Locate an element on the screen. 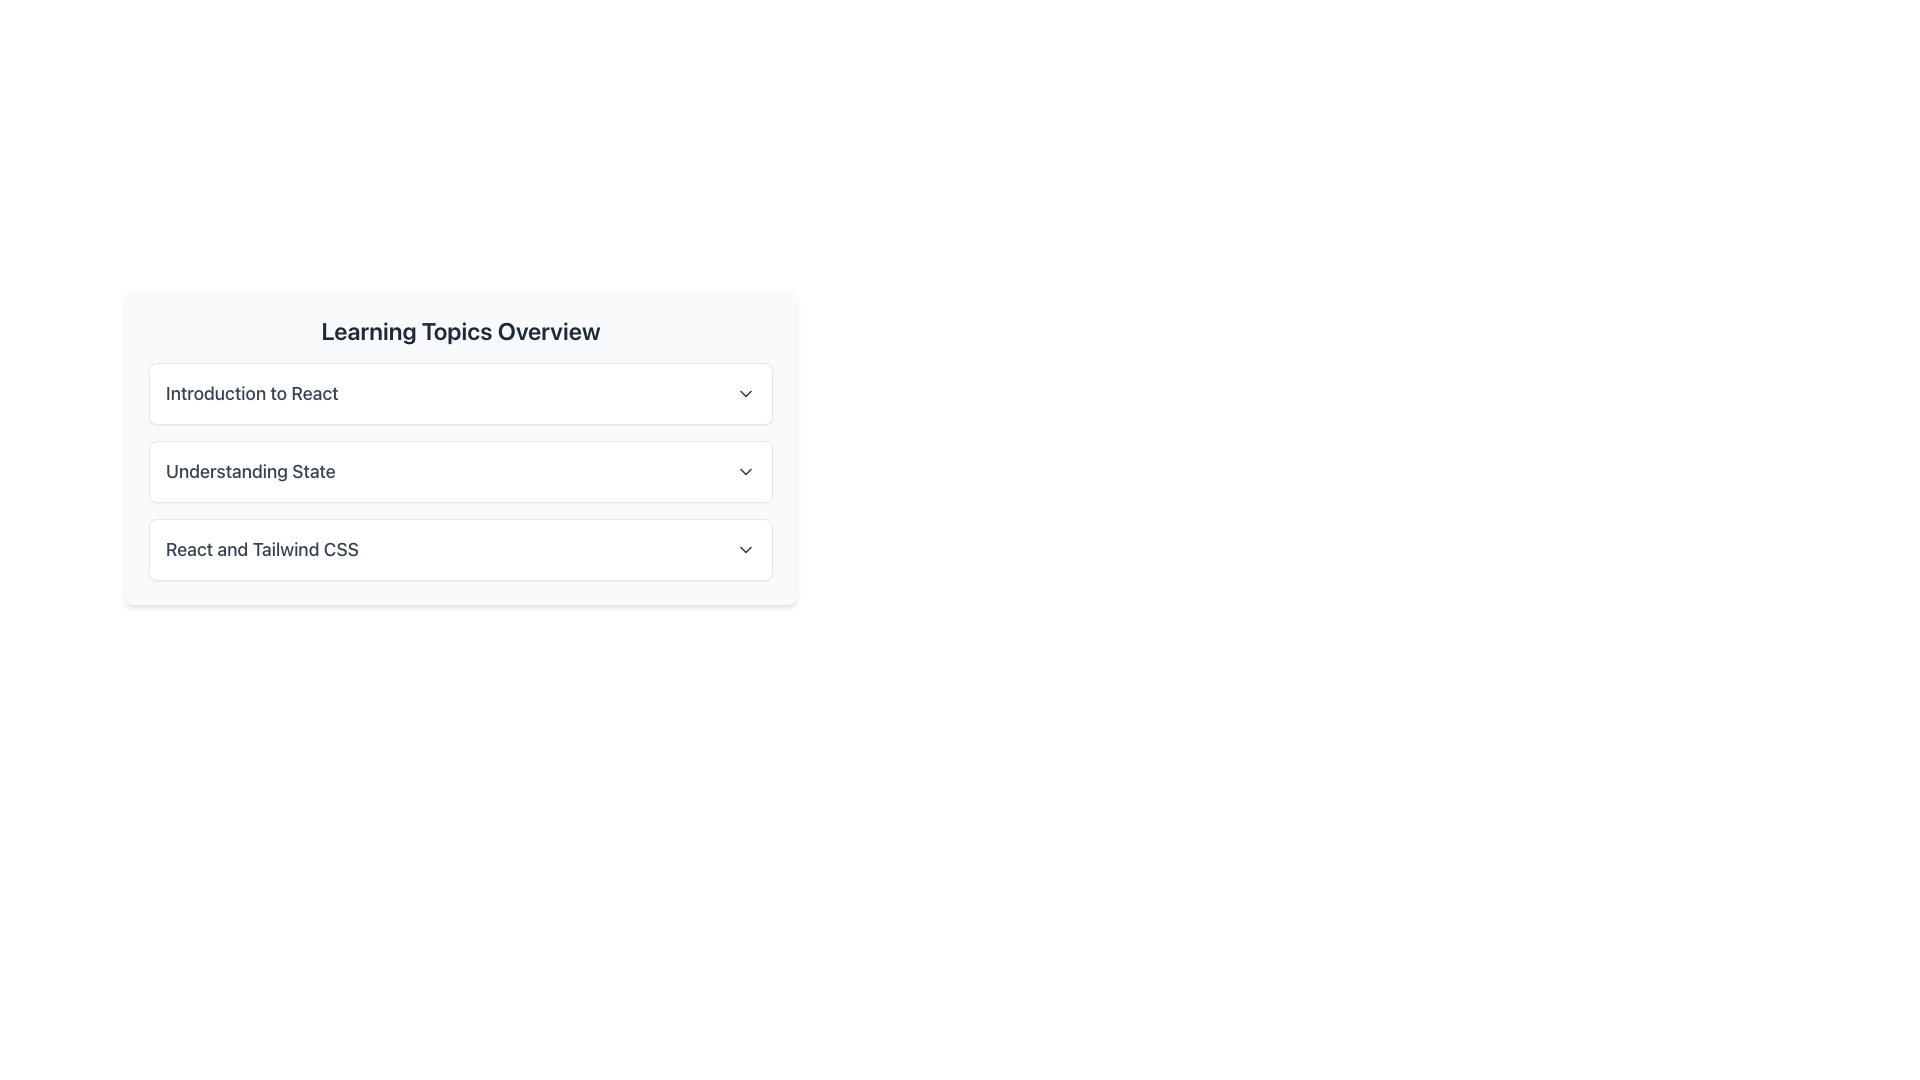 This screenshot has width=1920, height=1080. the downward-facing chevron icon on the right side of the 'React and Tailwind CSS' label is located at coordinates (744, 550).